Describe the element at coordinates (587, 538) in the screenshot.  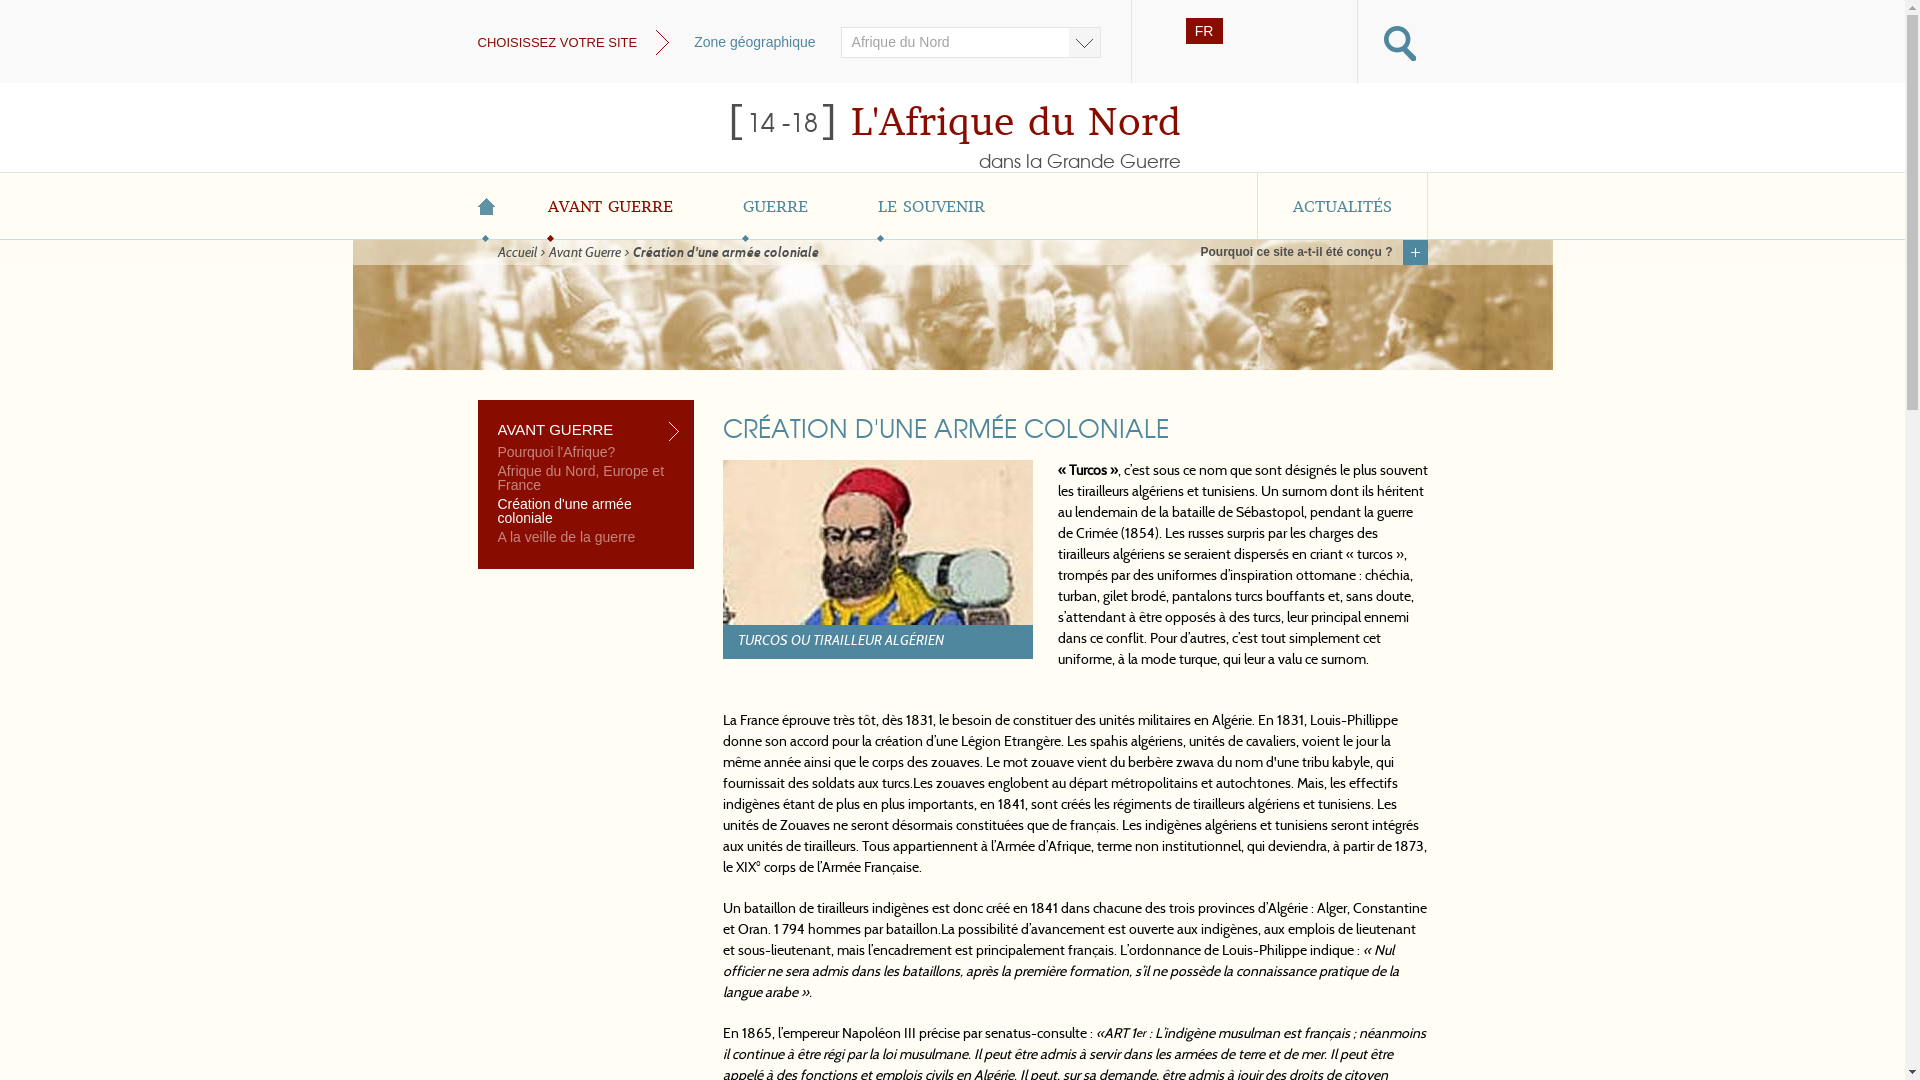
I see `'A la veille de la guerre'` at that location.